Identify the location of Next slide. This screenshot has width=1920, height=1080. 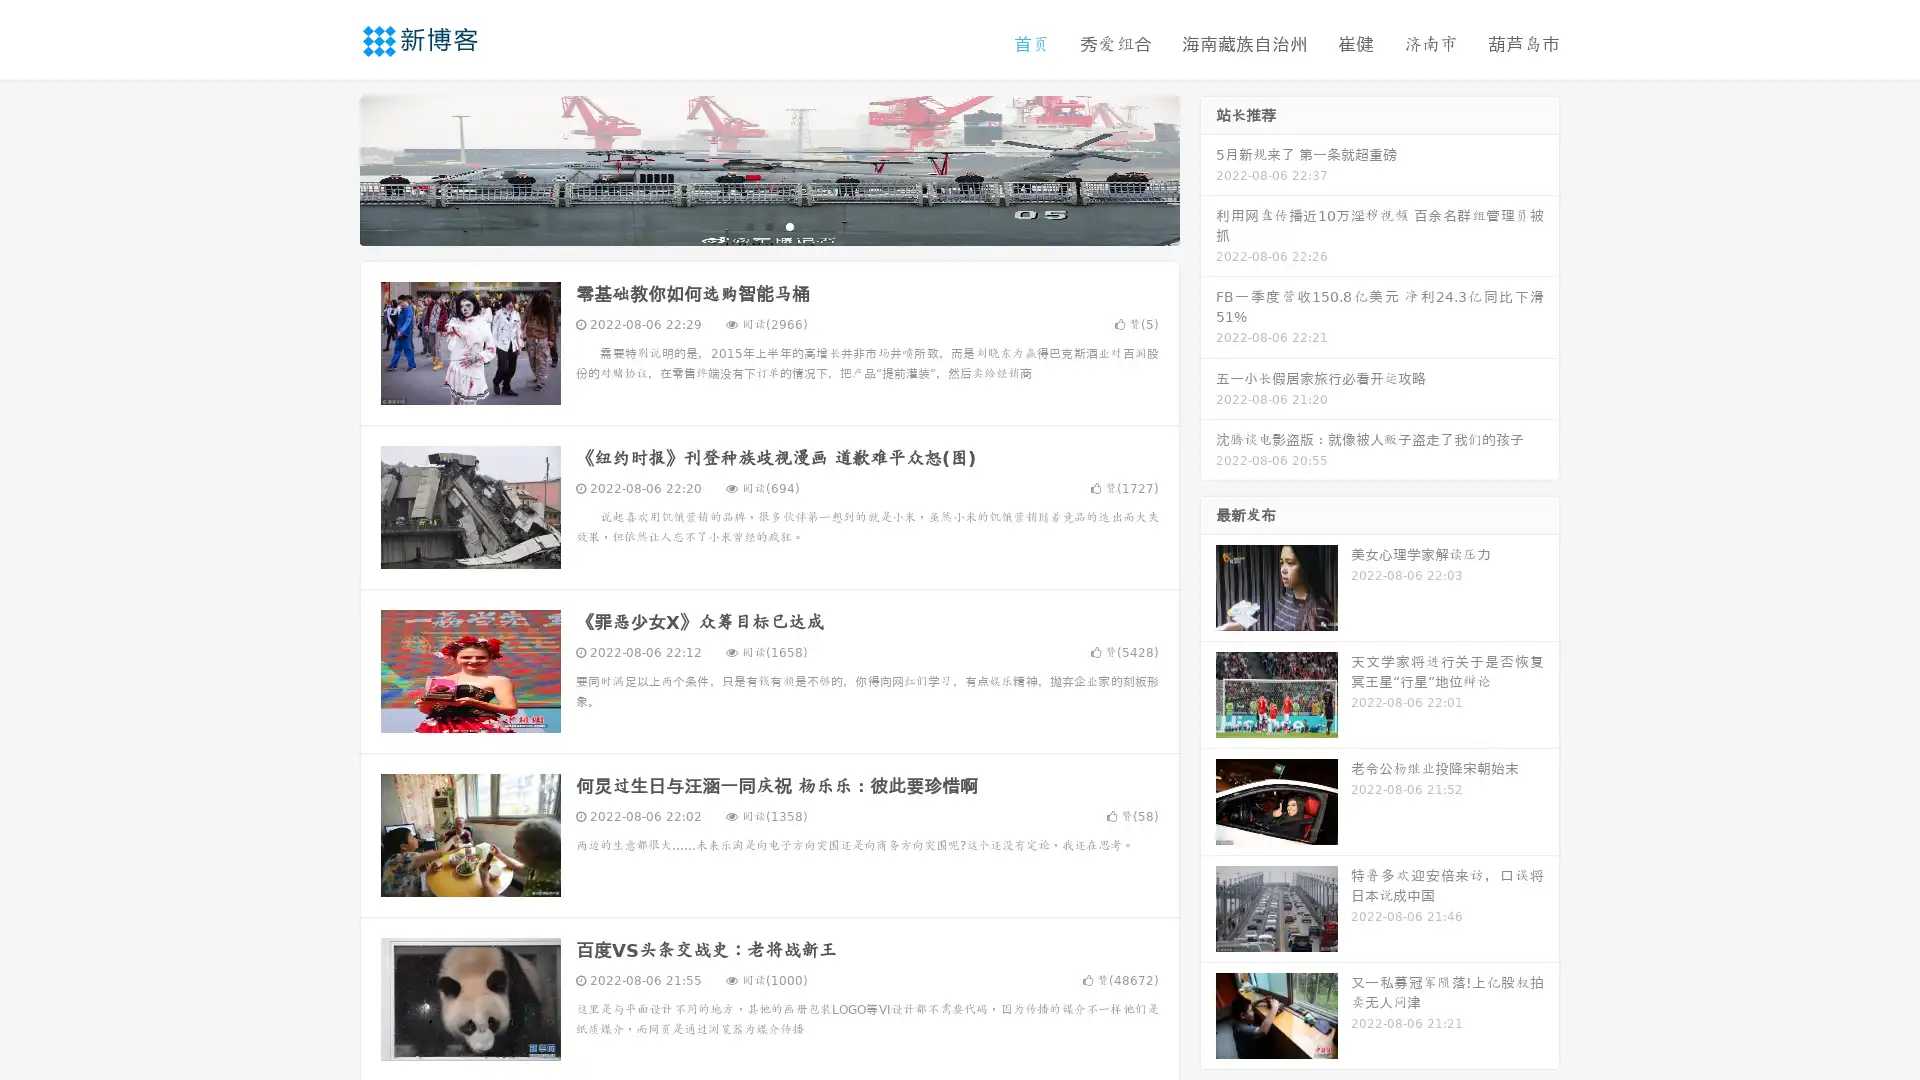
(1208, 168).